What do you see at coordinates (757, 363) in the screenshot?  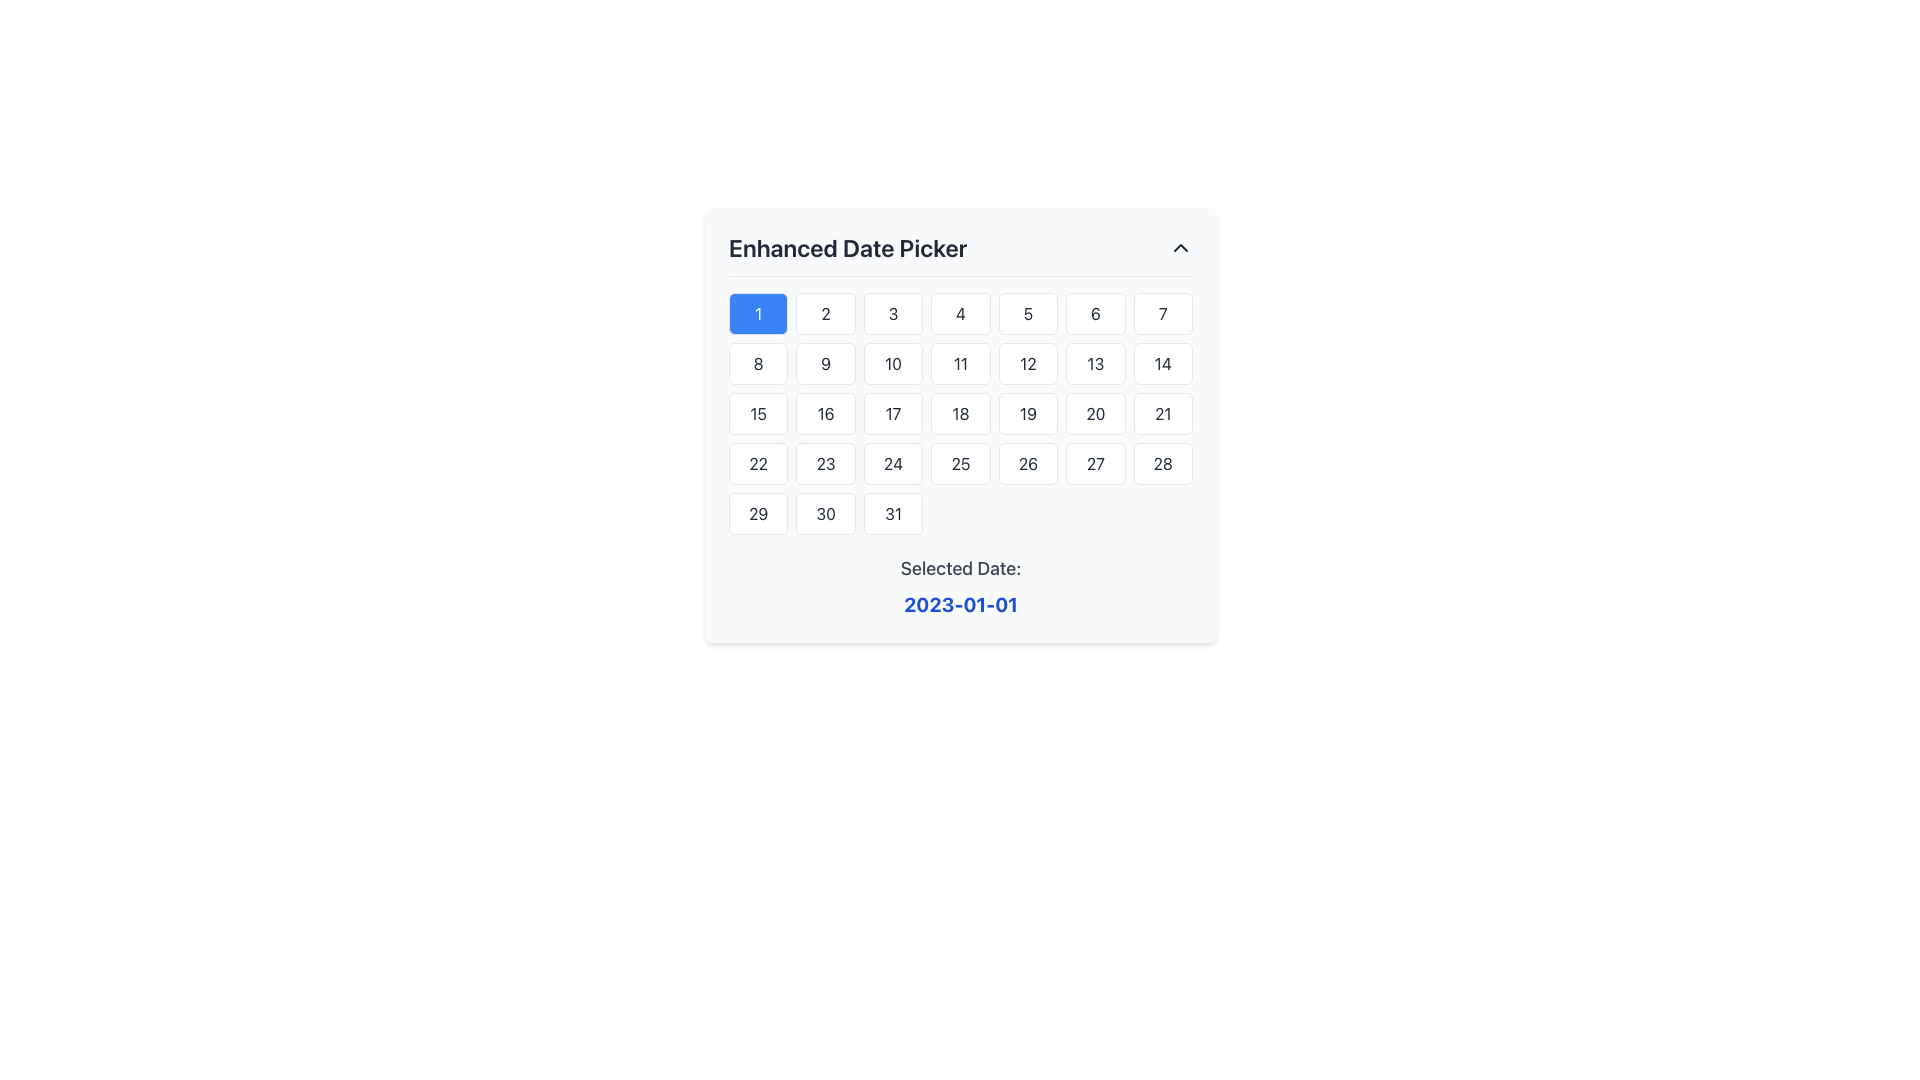 I see `the square-shaped button with rounded corners labeled '8', located in the second row and first column of the grid under 'Enhanced Date Picker'` at bounding box center [757, 363].